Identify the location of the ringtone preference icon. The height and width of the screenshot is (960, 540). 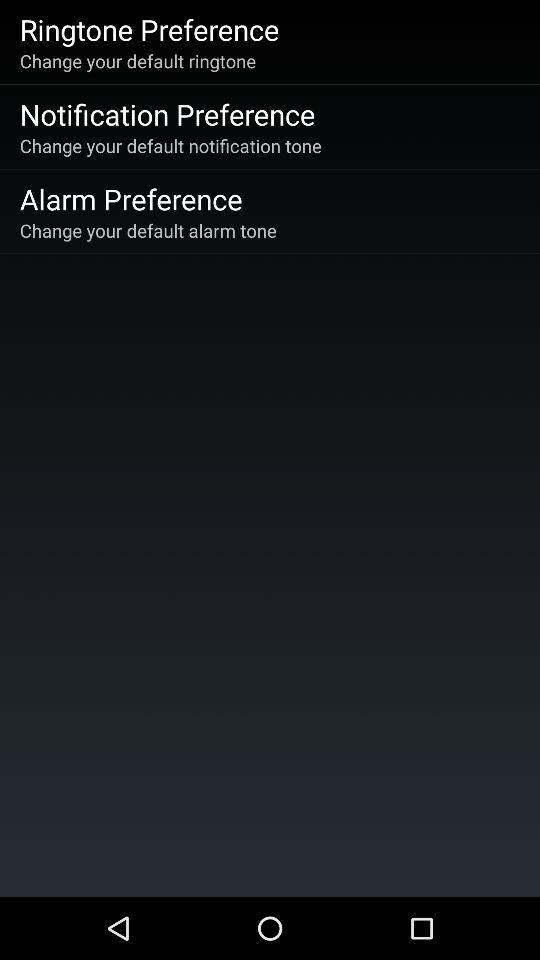
(148, 28).